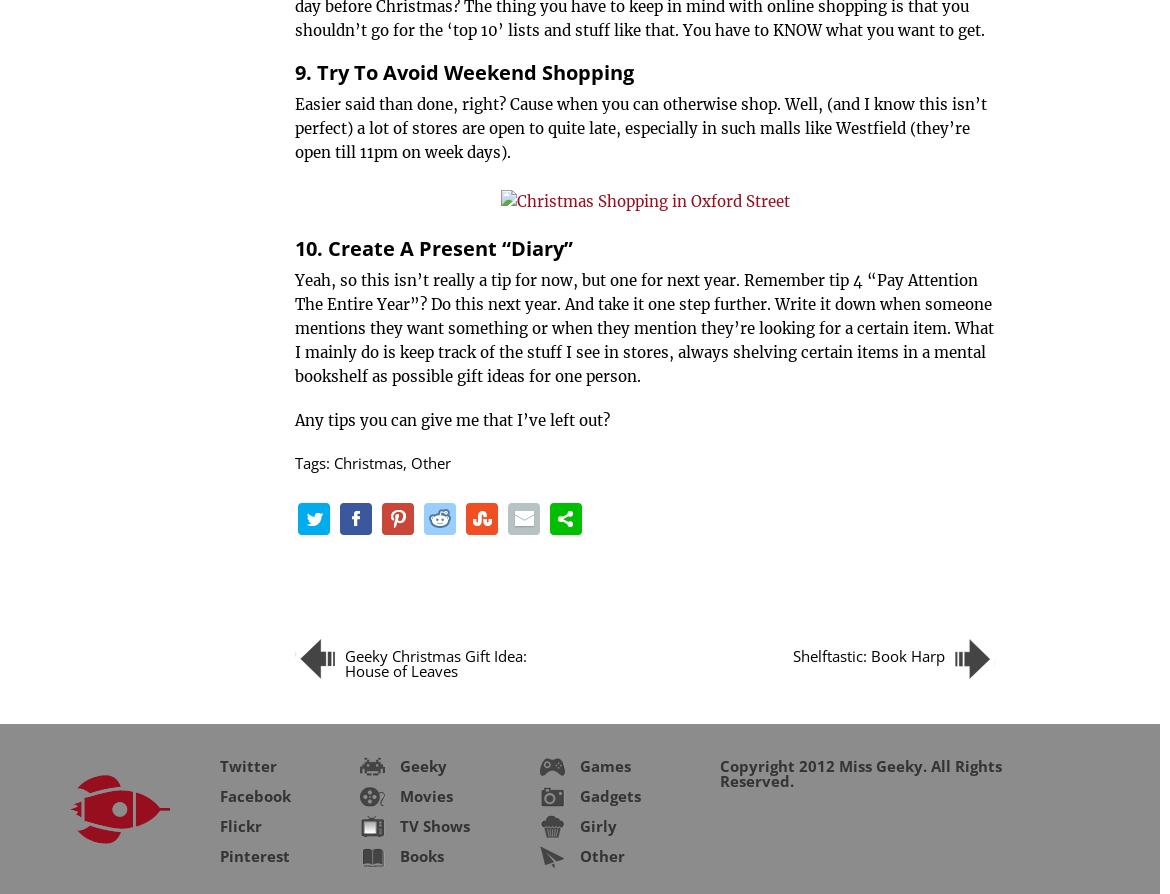 This screenshot has height=894, width=1170. I want to click on 'Tags:', so click(313, 463).